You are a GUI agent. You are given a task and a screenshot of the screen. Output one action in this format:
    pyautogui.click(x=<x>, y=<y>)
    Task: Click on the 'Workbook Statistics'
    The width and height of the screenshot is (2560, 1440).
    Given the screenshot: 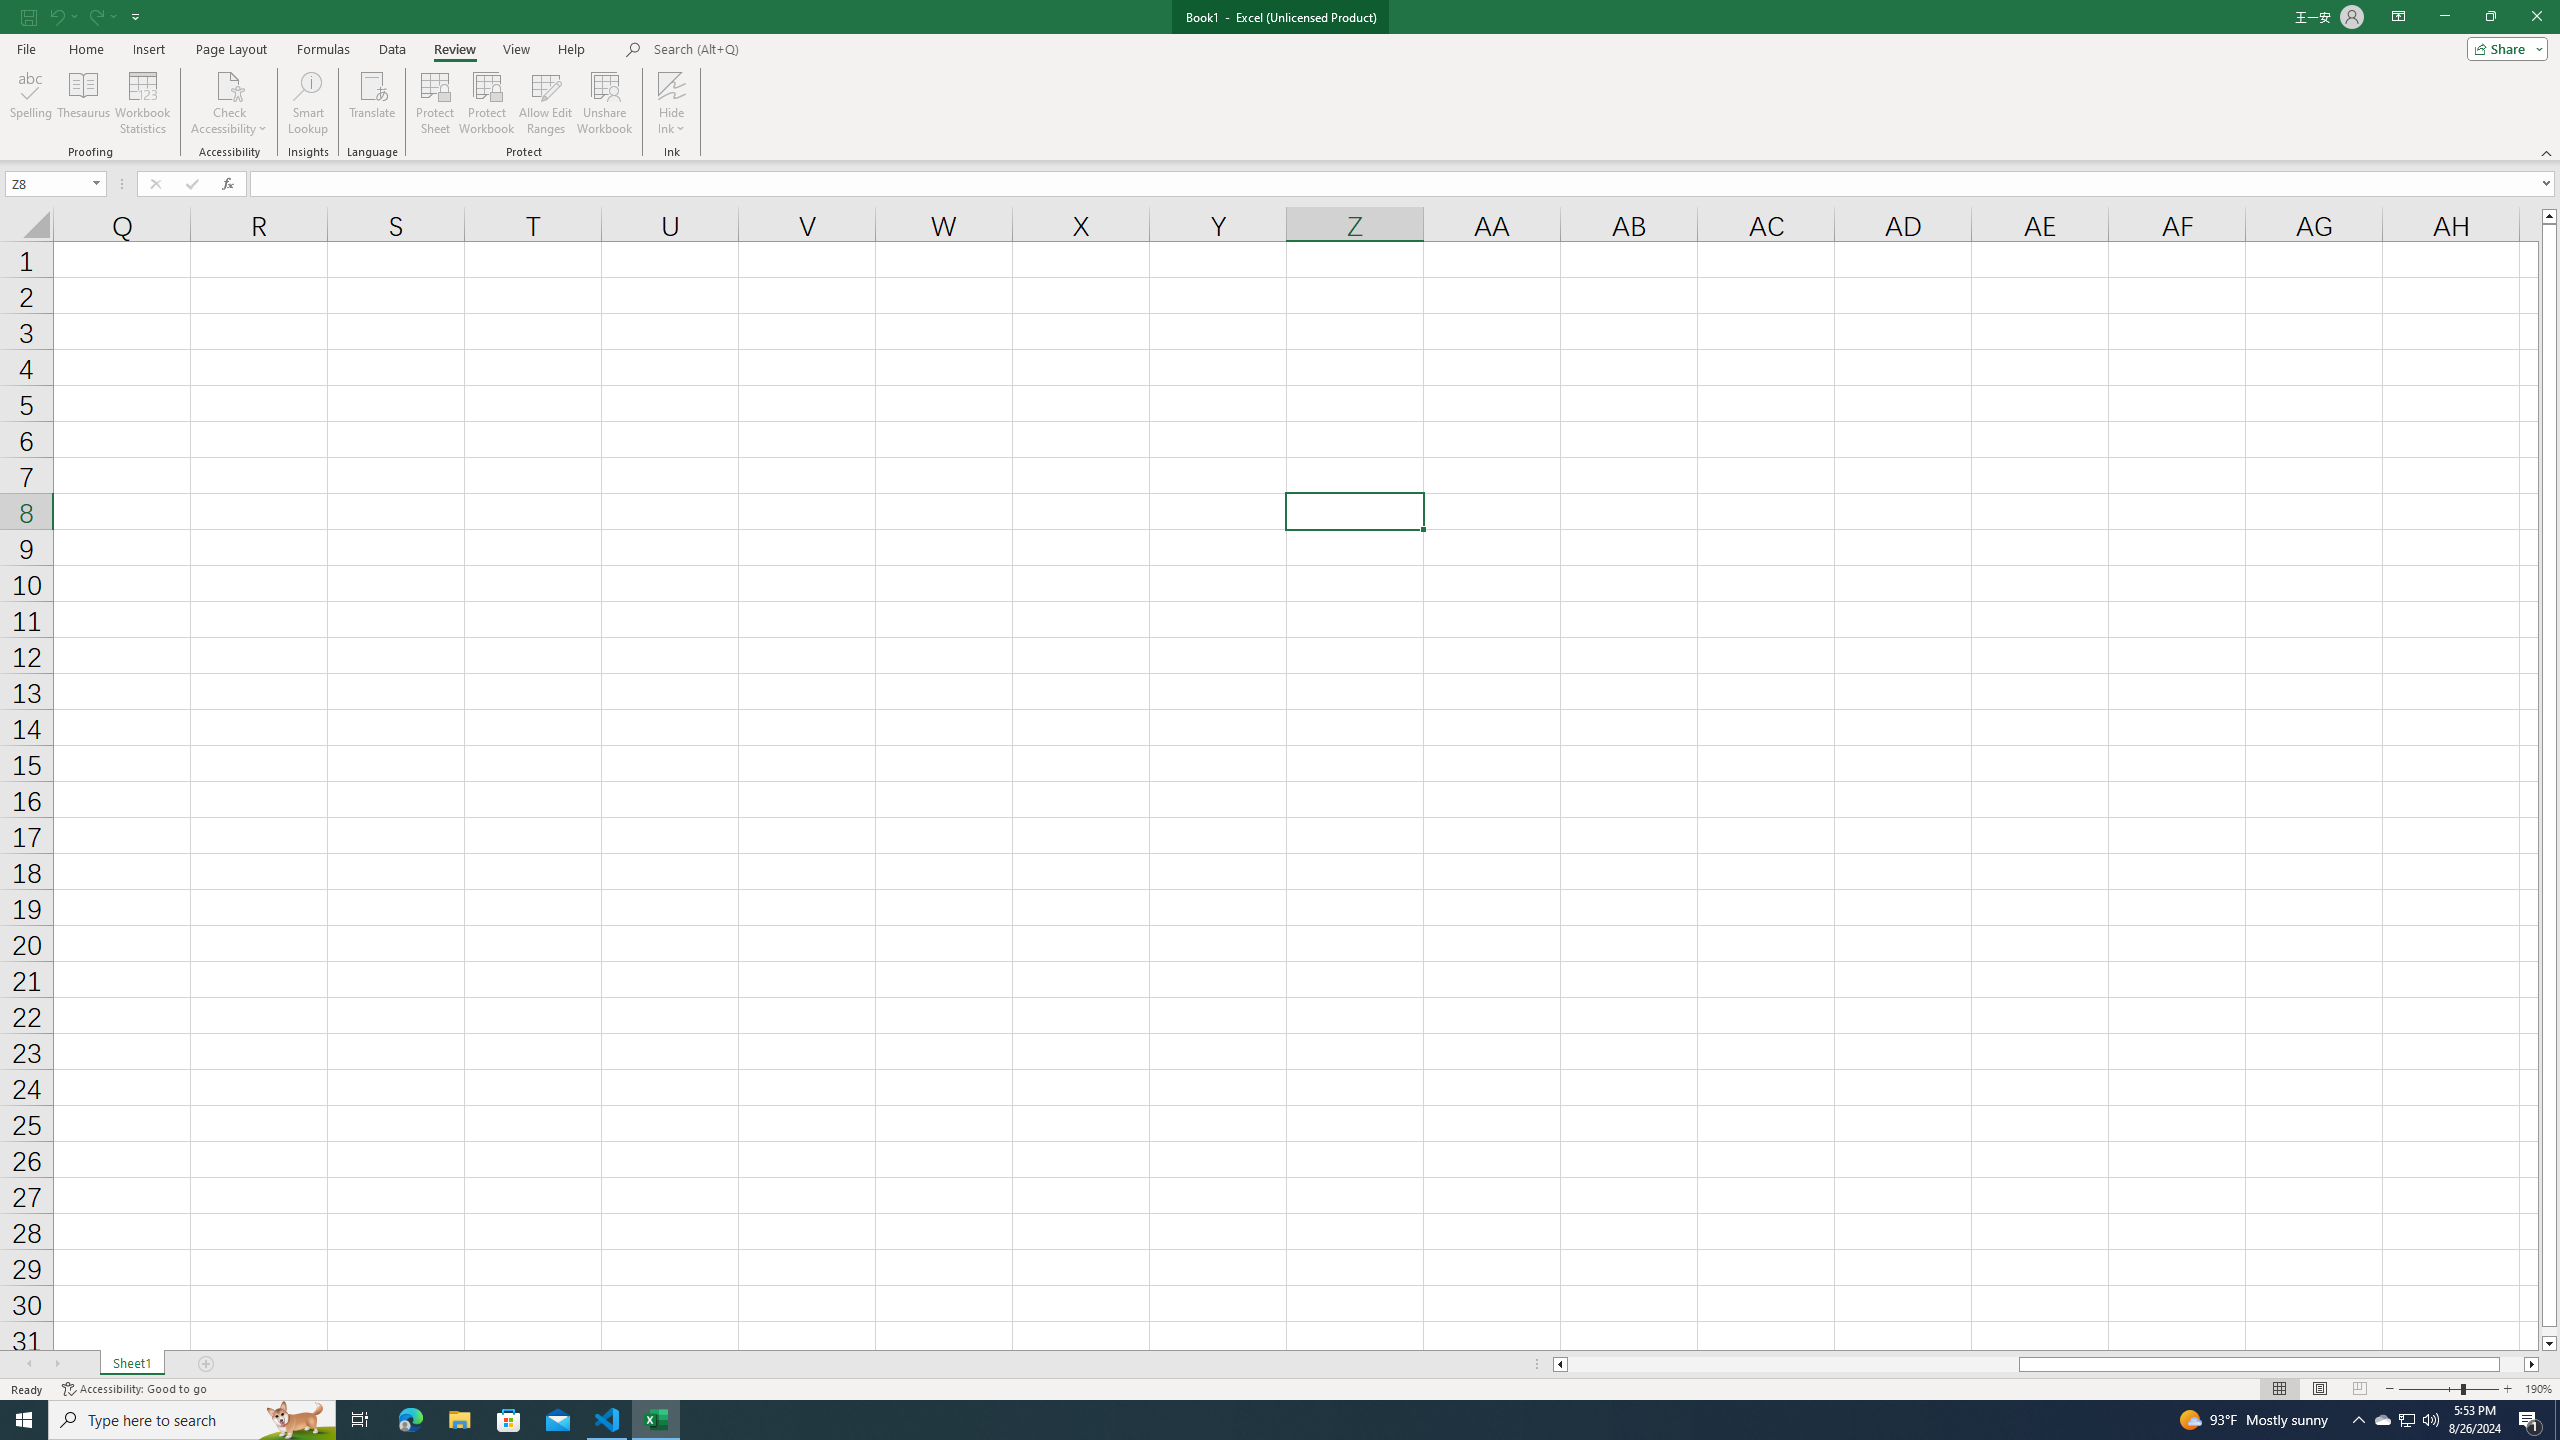 What is the action you would take?
    pyautogui.click(x=142, y=103)
    